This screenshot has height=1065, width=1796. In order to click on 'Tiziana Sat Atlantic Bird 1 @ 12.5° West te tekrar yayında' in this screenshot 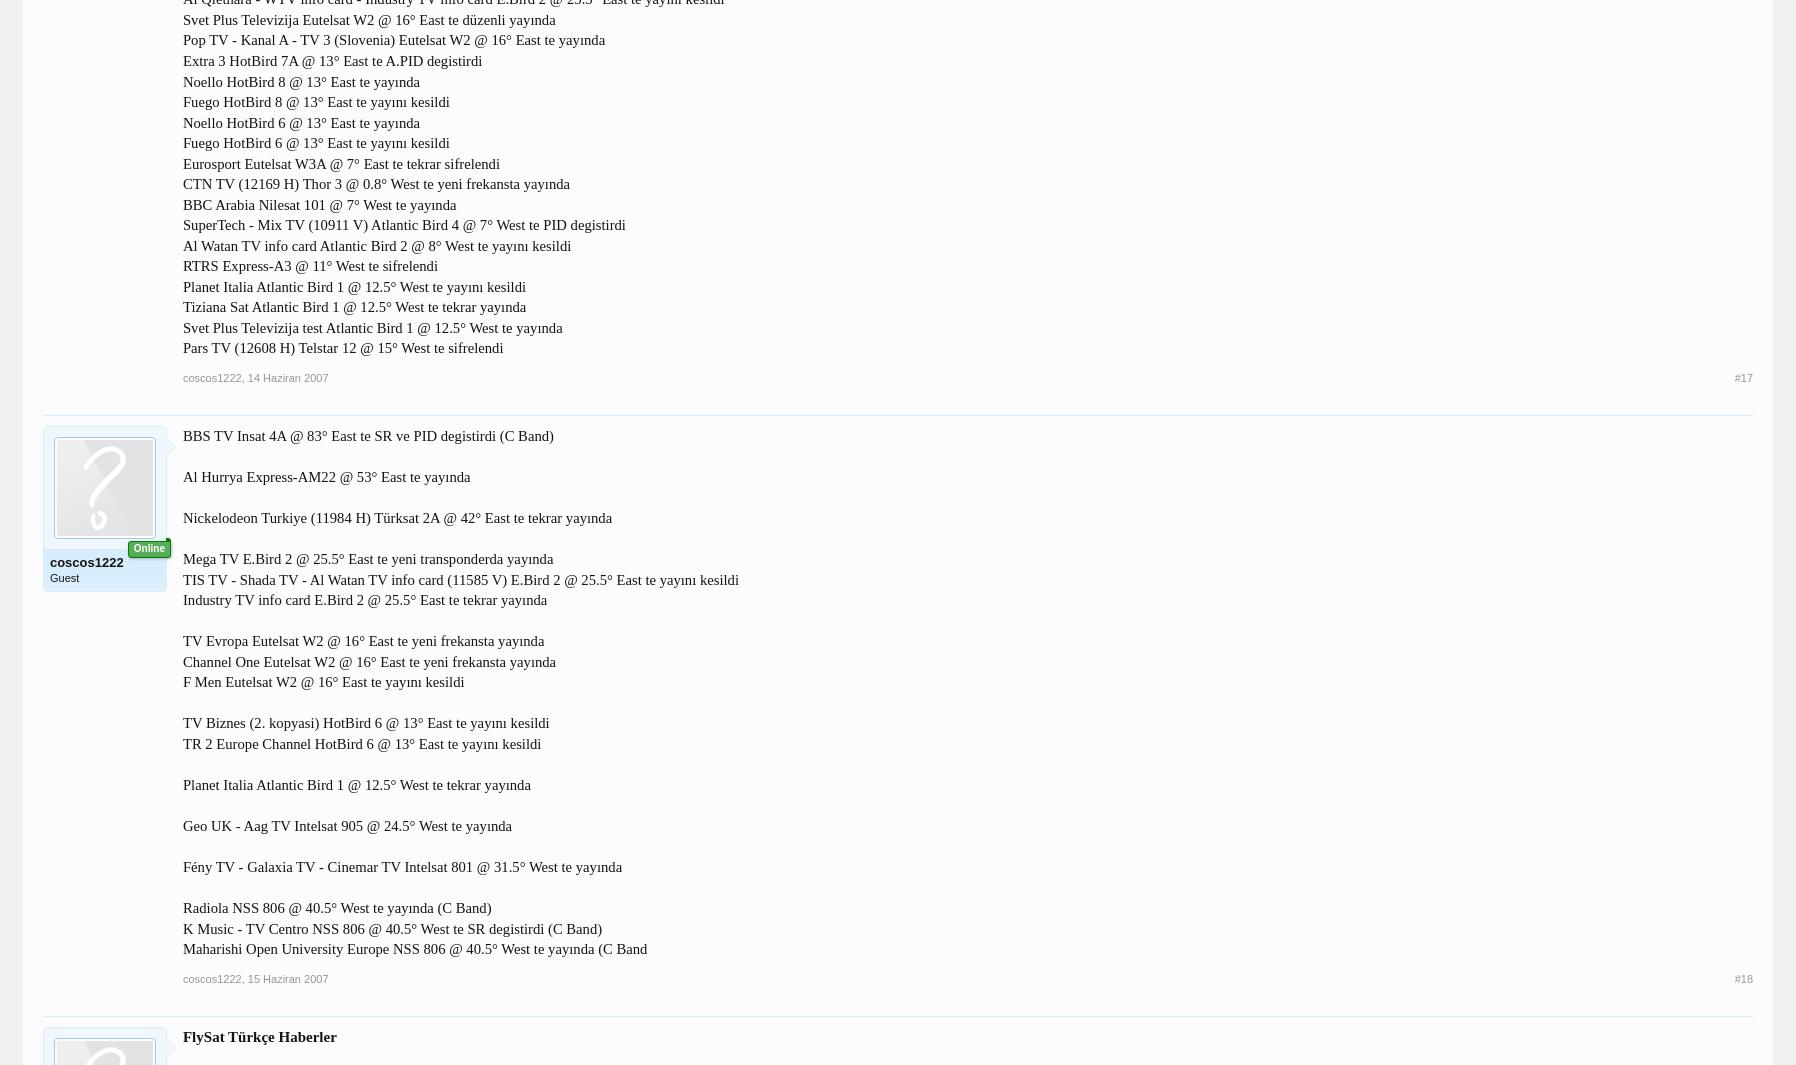, I will do `click(353, 306)`.